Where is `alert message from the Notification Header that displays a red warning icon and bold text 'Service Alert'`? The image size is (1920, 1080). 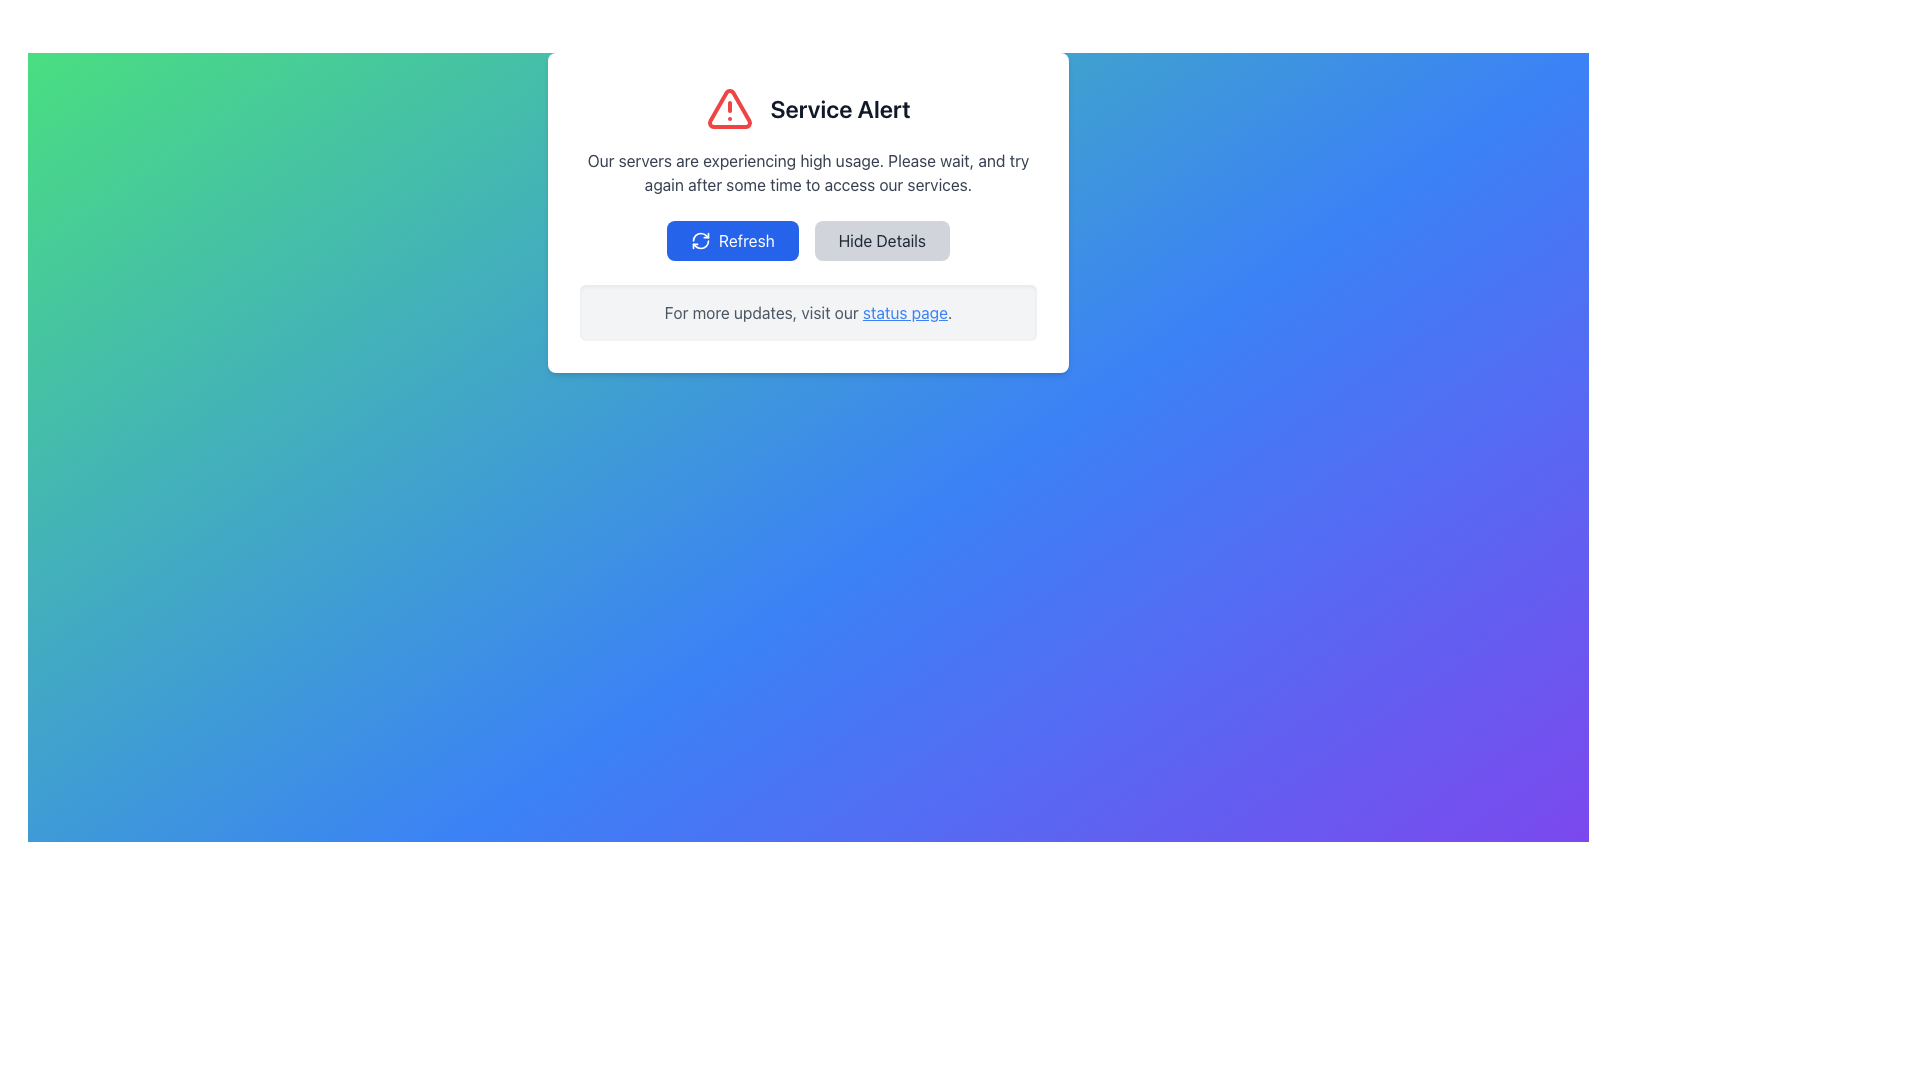
alert message from the Notification Header that displays a red warning icon and bold text 'Service Alert' is located at coordinates (808, 108).